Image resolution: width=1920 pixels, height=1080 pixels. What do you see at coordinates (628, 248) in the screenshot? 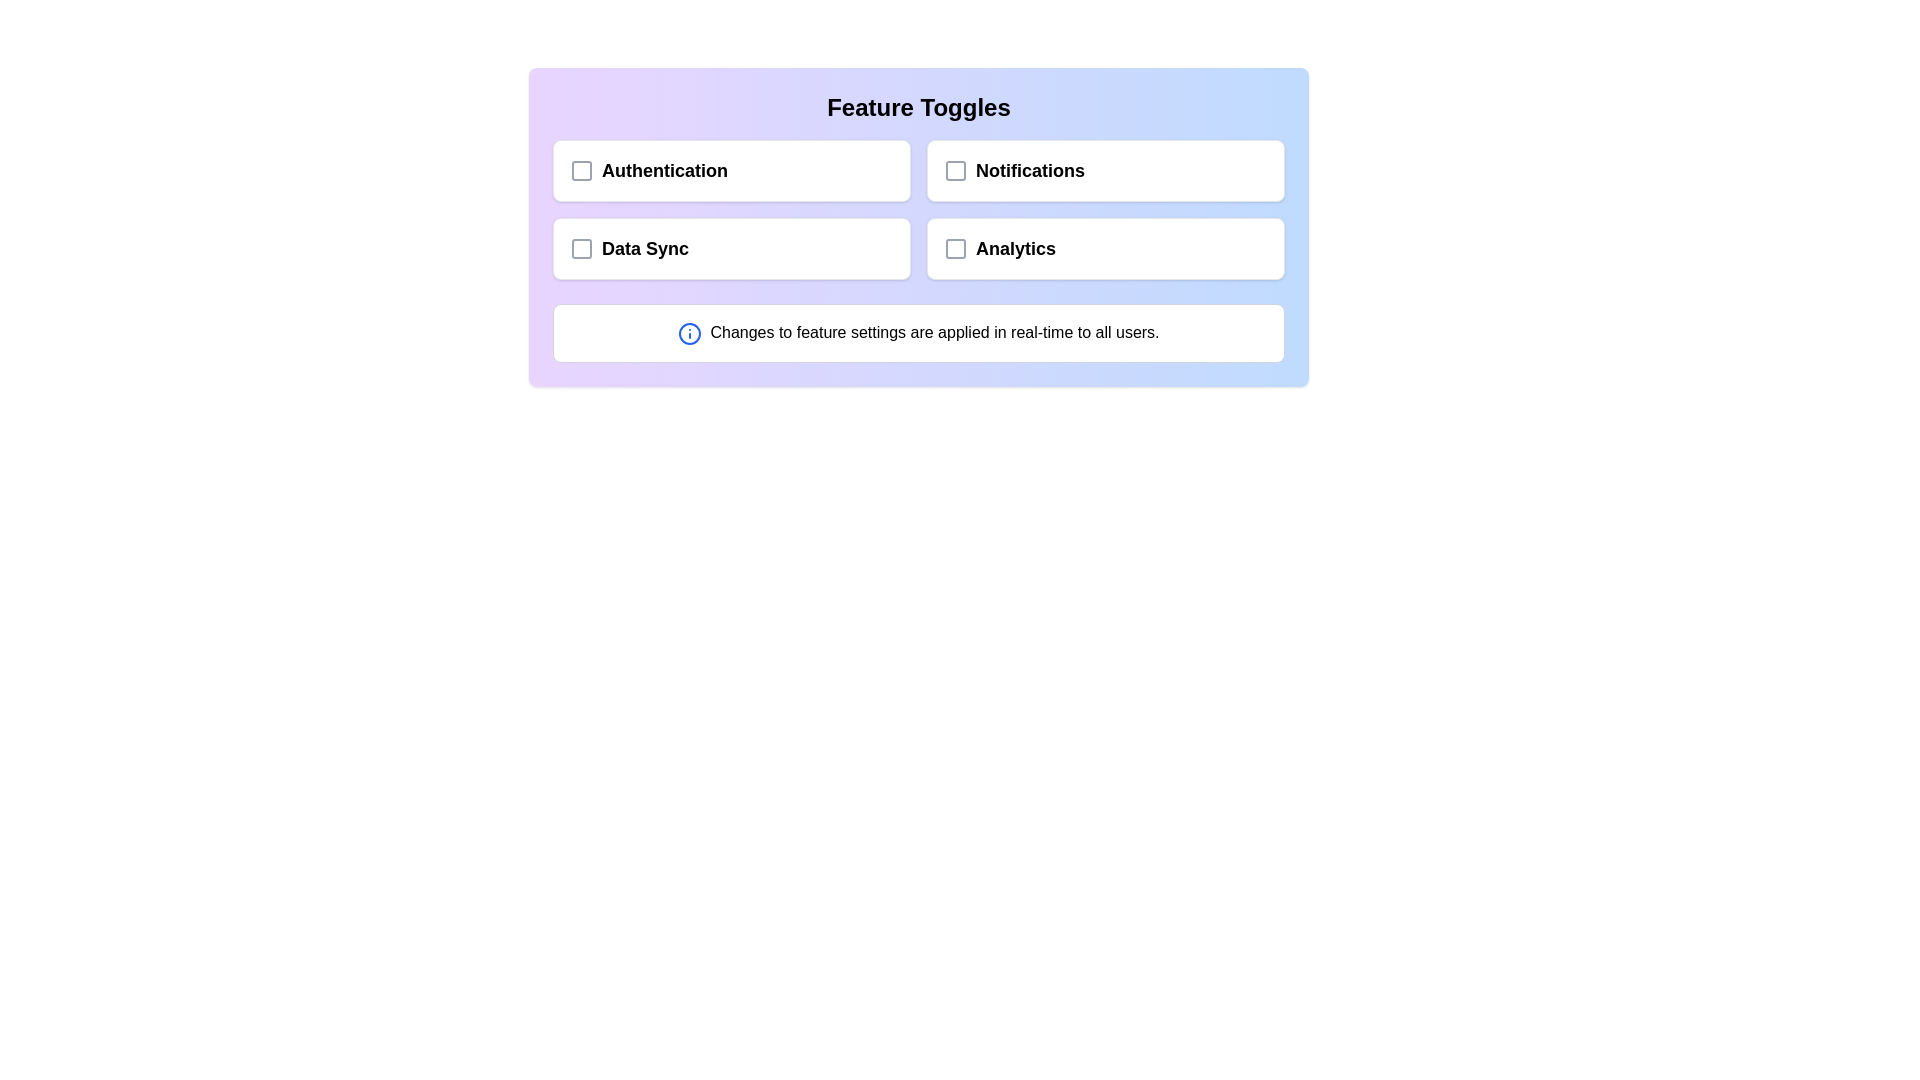
I see `the checkbox labeled 'Data Sync'` at bounding box center [628, 248].